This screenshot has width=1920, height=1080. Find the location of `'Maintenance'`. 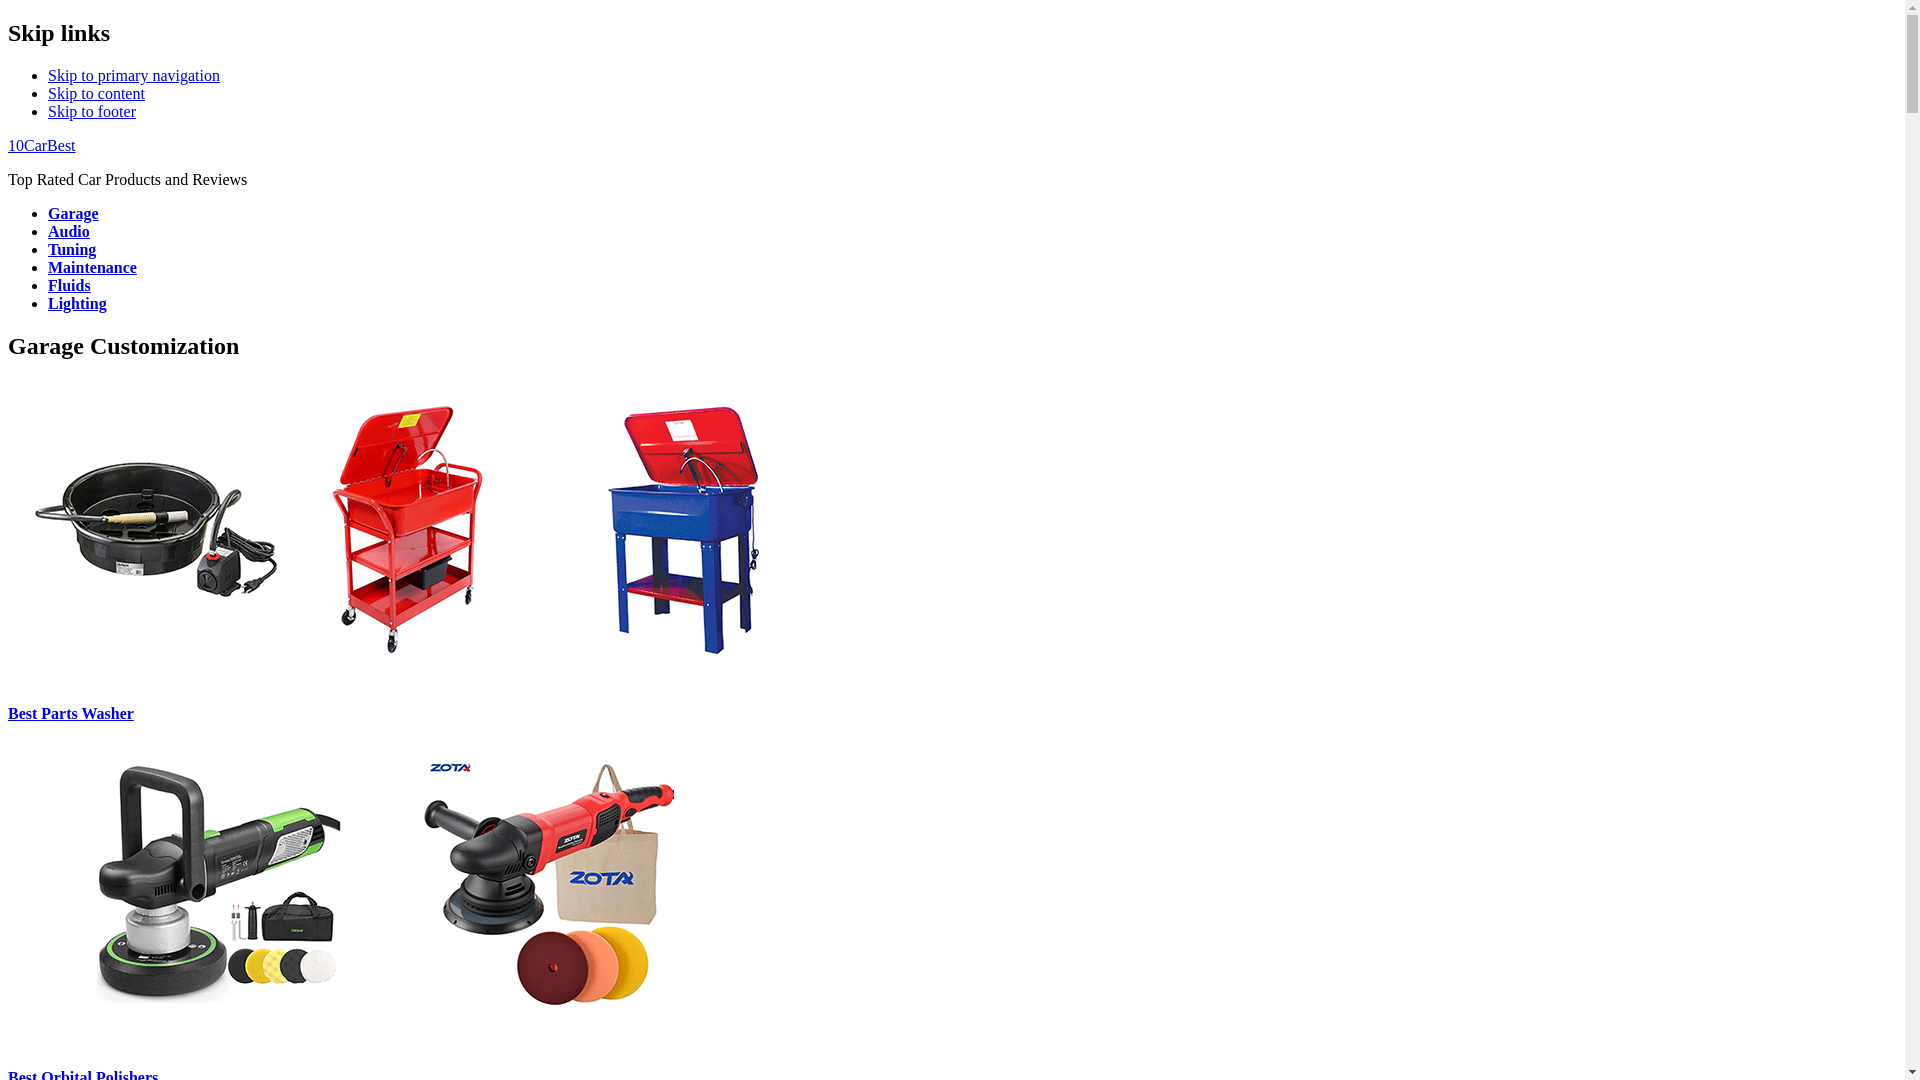

'Maintenance' is located at coordinates (91, 266).